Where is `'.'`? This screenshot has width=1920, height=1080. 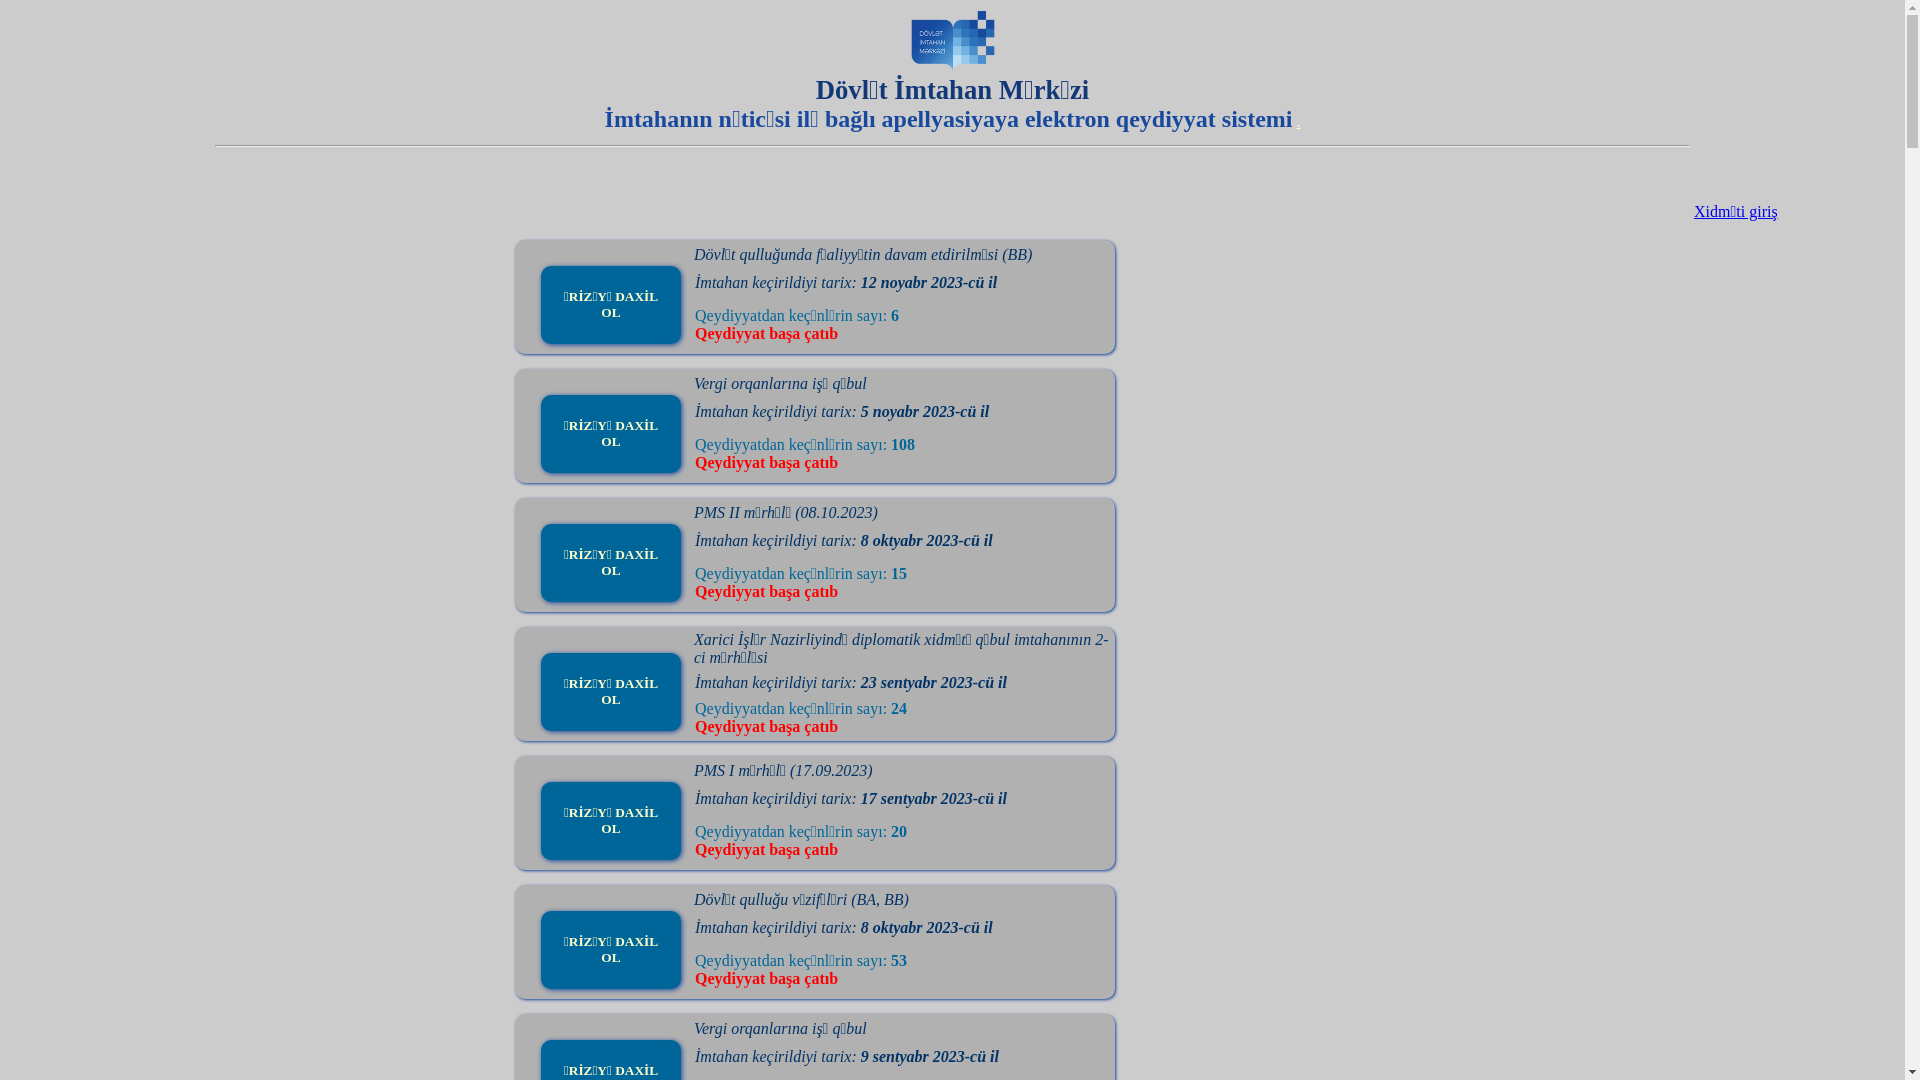 '.' is located at coordinates (1297, 121).